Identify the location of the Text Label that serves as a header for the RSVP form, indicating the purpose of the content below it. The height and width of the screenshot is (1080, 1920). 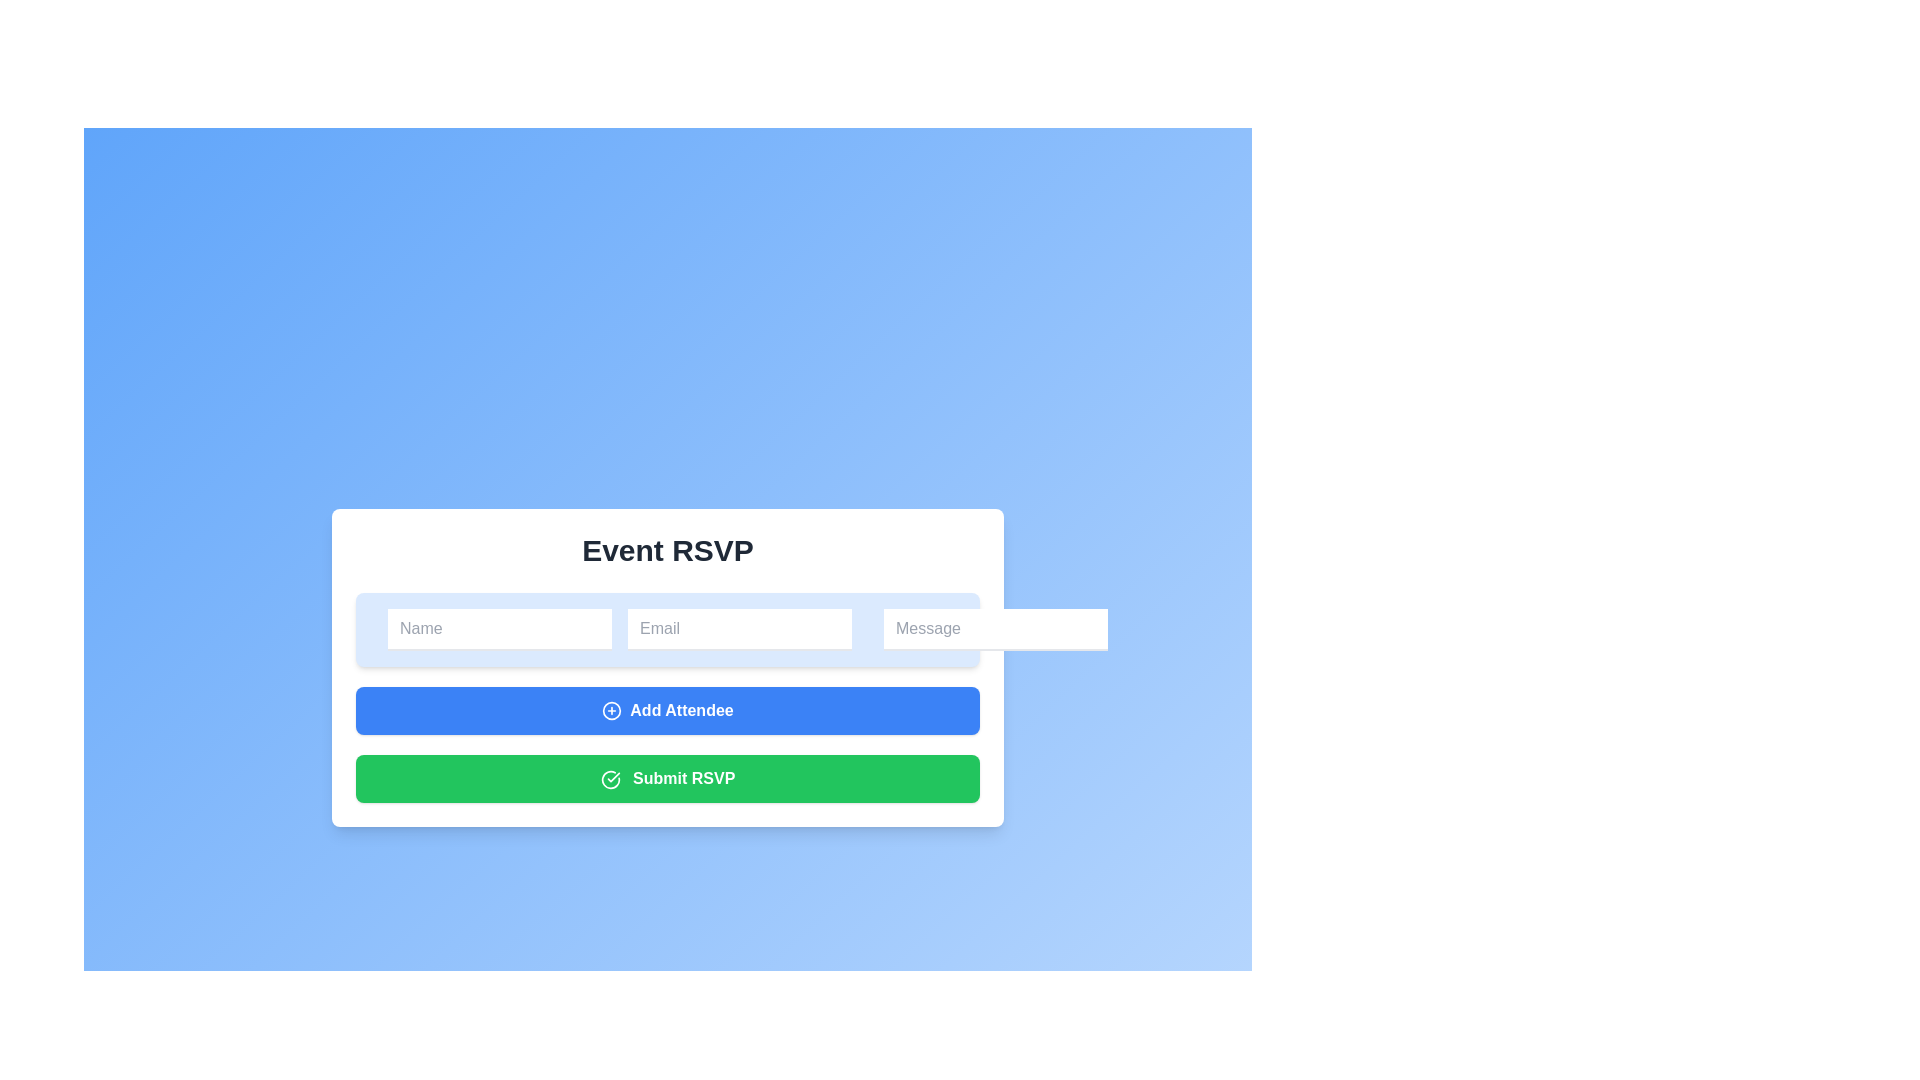
(667, 551).